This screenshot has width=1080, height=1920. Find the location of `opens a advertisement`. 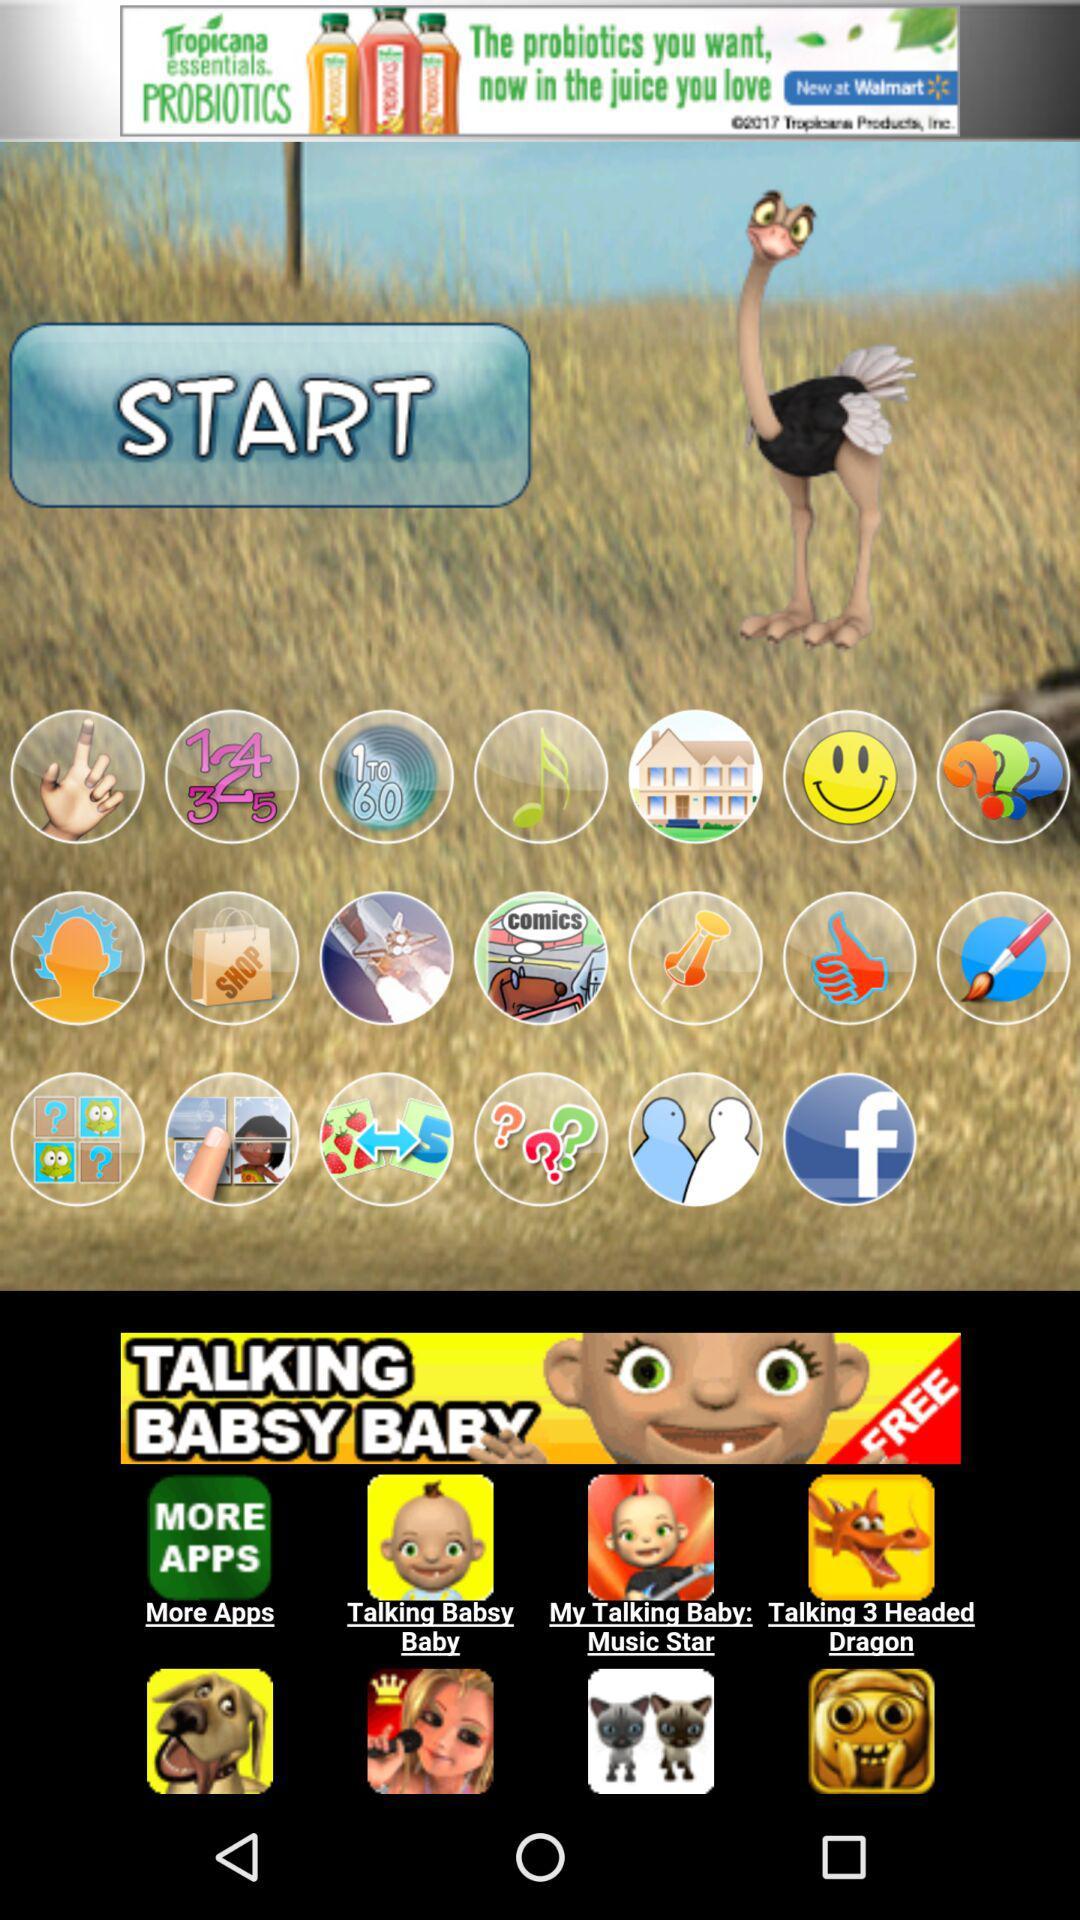

opens a advertisement is located at coordinates (540, 70).